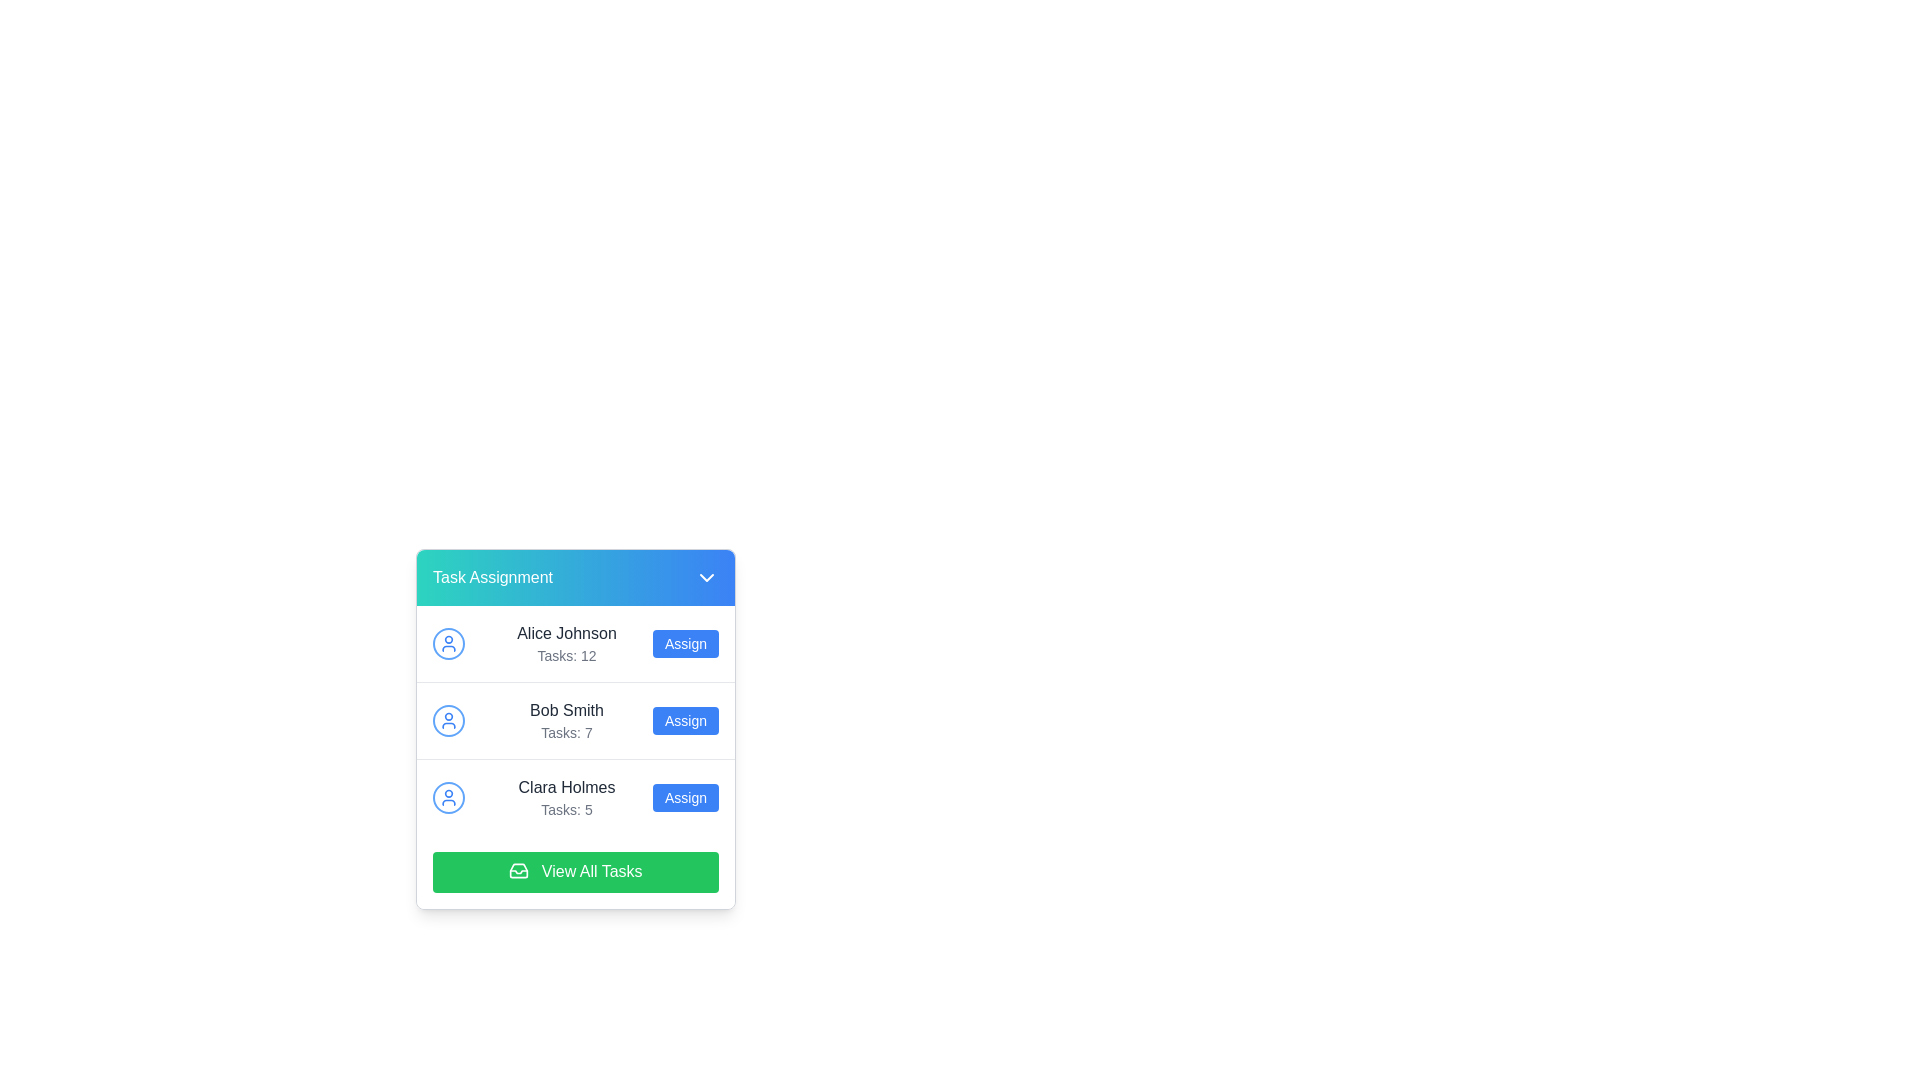 The image size is (1920, 1080). I want to click on task count information for the user entry of Alice Johnson, which displays 'Tasks: 12' beneath her name in the task assignment interface, so click(575, 644).